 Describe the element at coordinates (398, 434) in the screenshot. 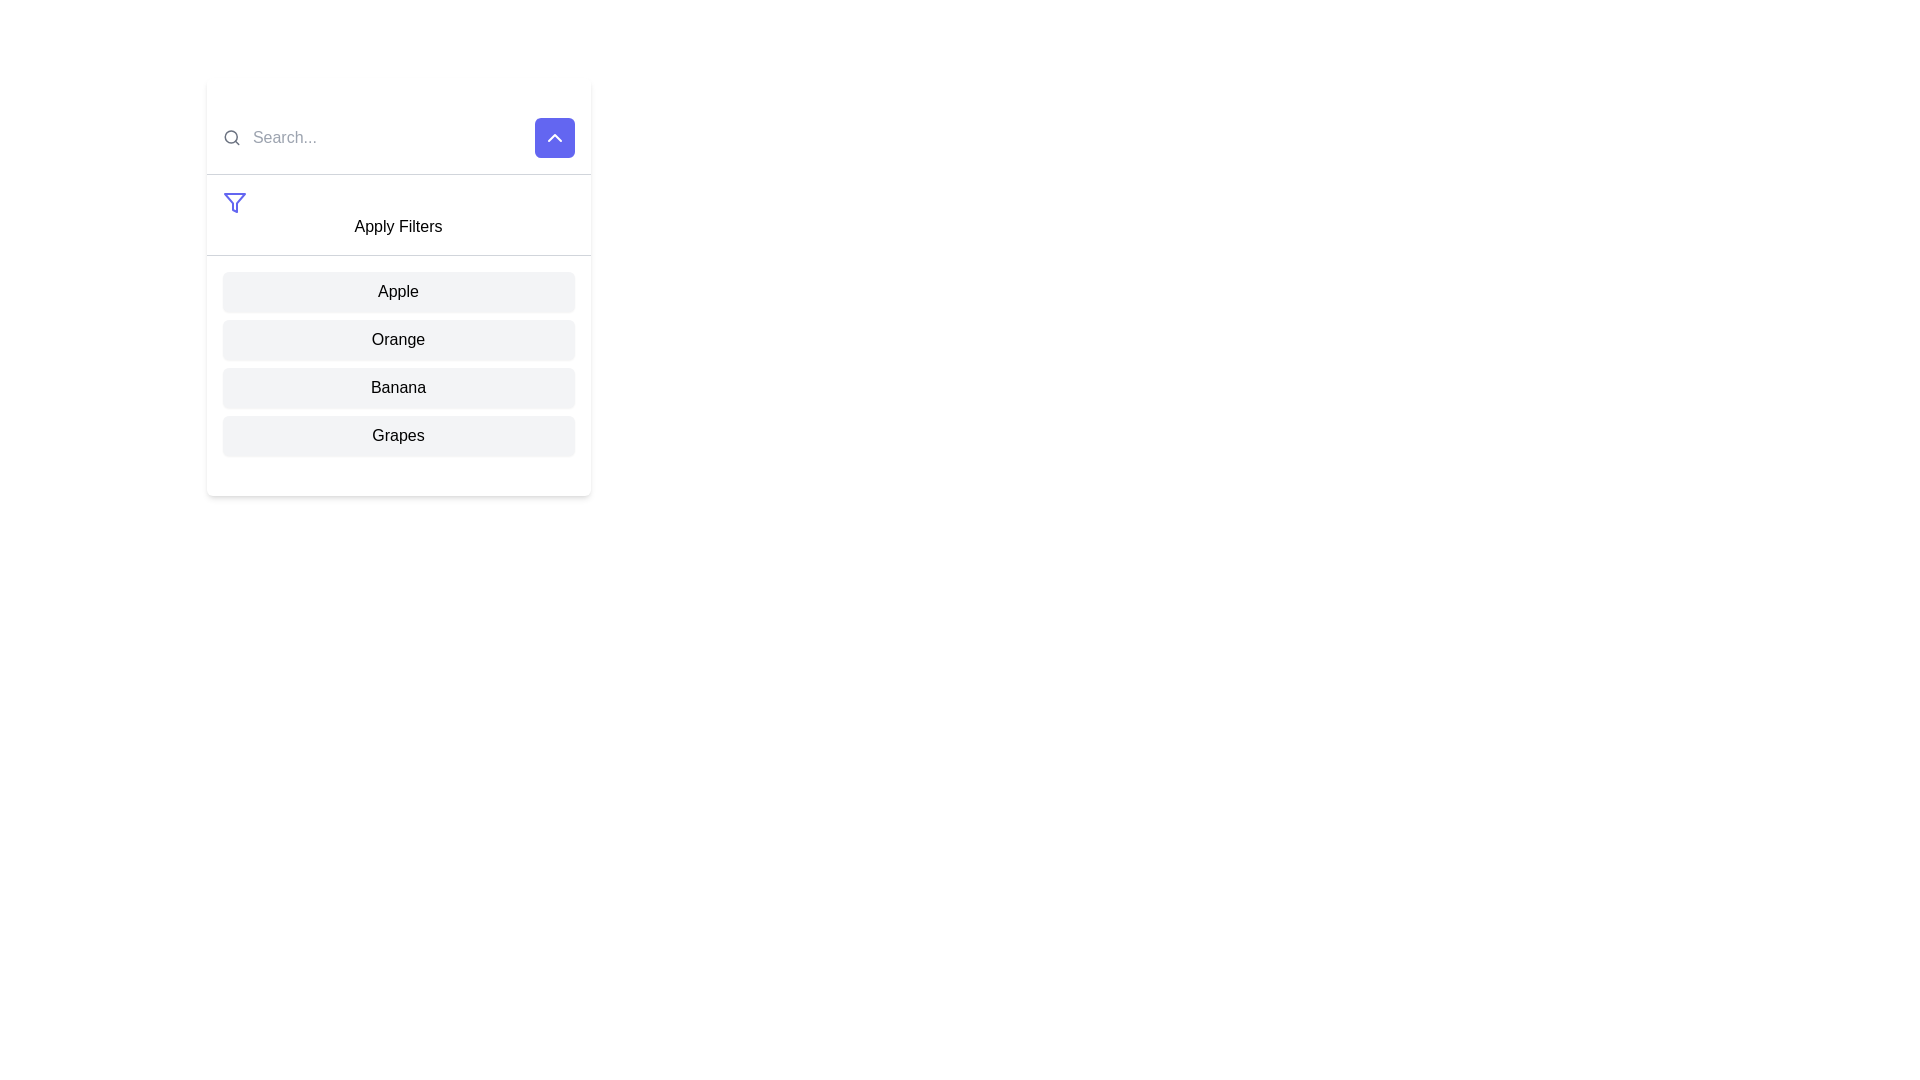

I see `the 'Grapes' button-like list item, which is the last item in a vertically stacked list with a light gray background and black centered text` at that location.